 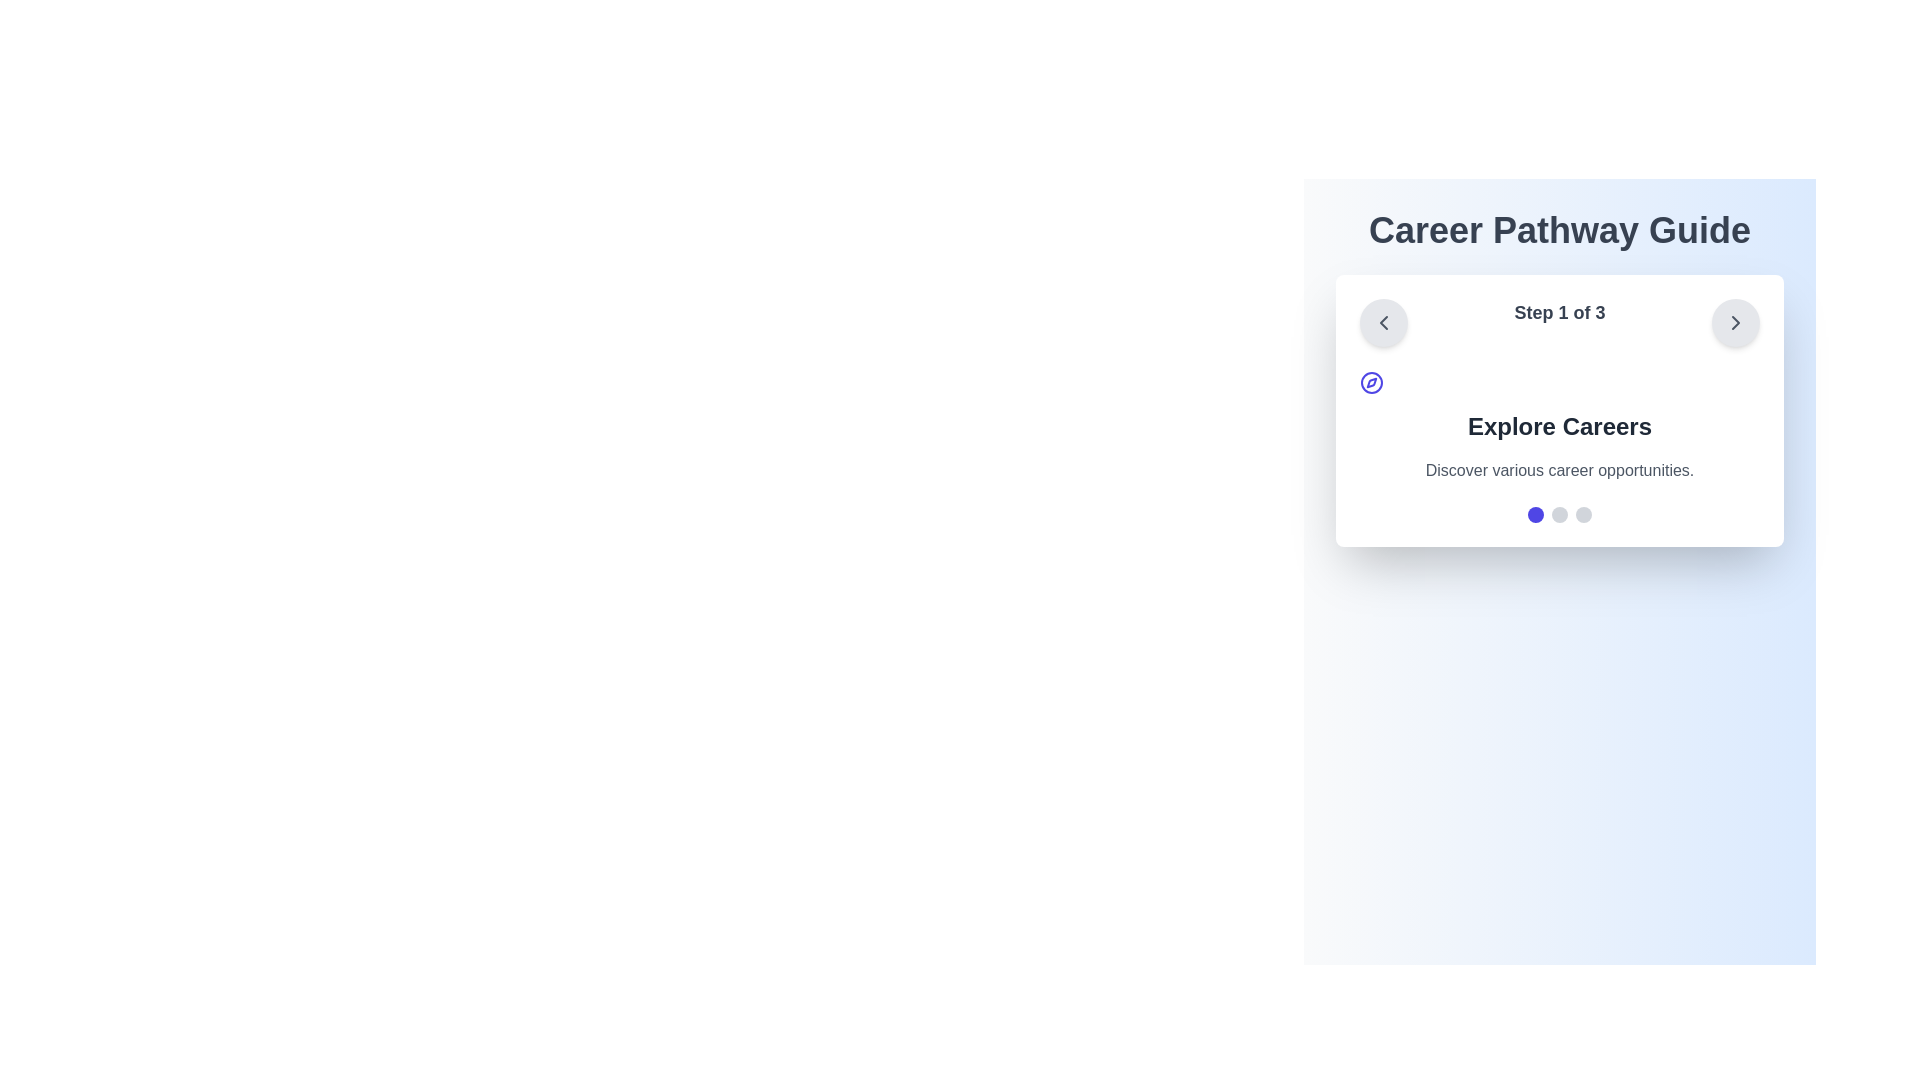 What do you see at coordinates (1559, 322) in the screenshot?
I see `the text label displaying 'Step 1 of 3' which is centrally positioned within the 'Career Pathway Guide' card layout` at bounding box center [1559, 322].